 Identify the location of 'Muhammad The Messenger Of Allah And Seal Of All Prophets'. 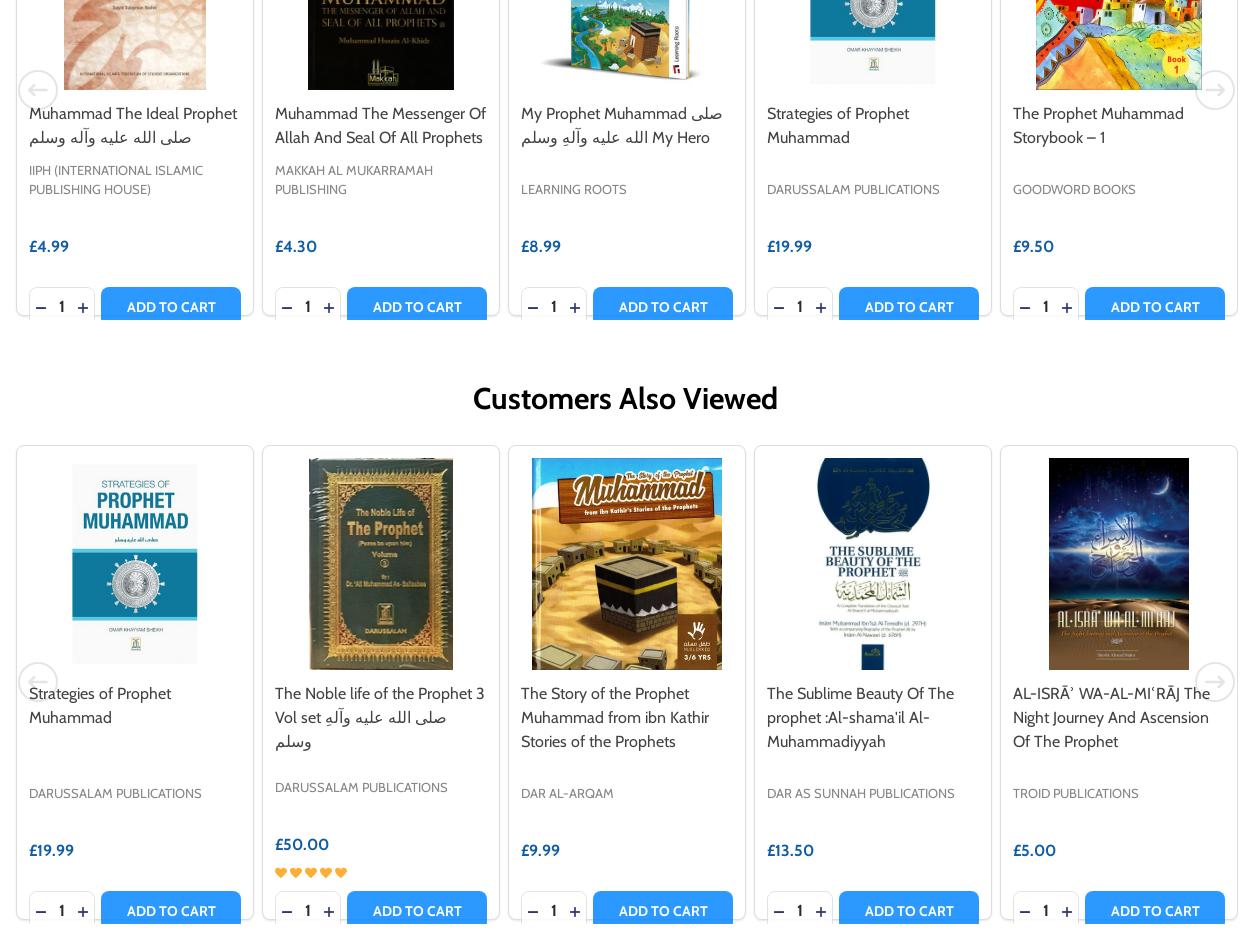
(380, 124).